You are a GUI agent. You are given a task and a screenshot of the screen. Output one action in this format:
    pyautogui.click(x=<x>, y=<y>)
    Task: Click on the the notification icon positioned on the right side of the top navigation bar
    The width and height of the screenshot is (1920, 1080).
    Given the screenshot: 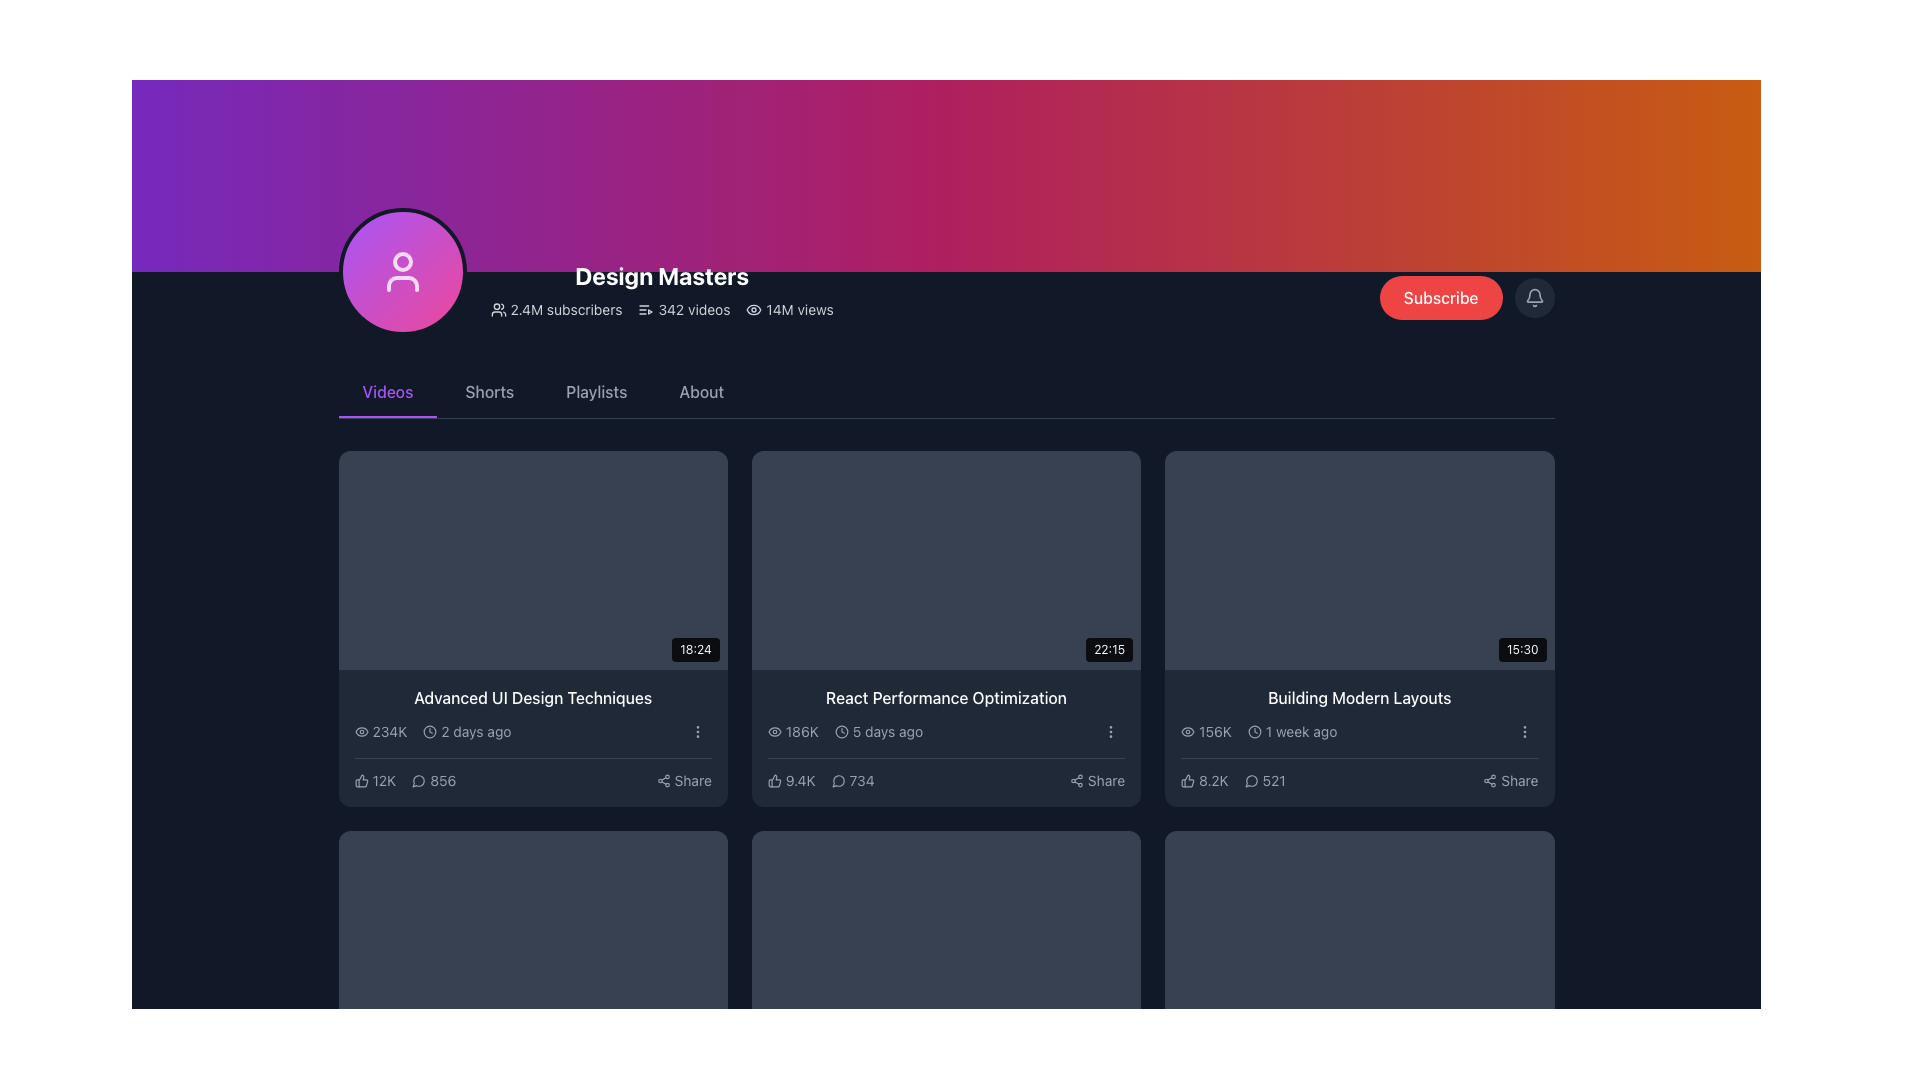 What is the action you would take?
    pyautogui.click(x=1533, y=297)
    